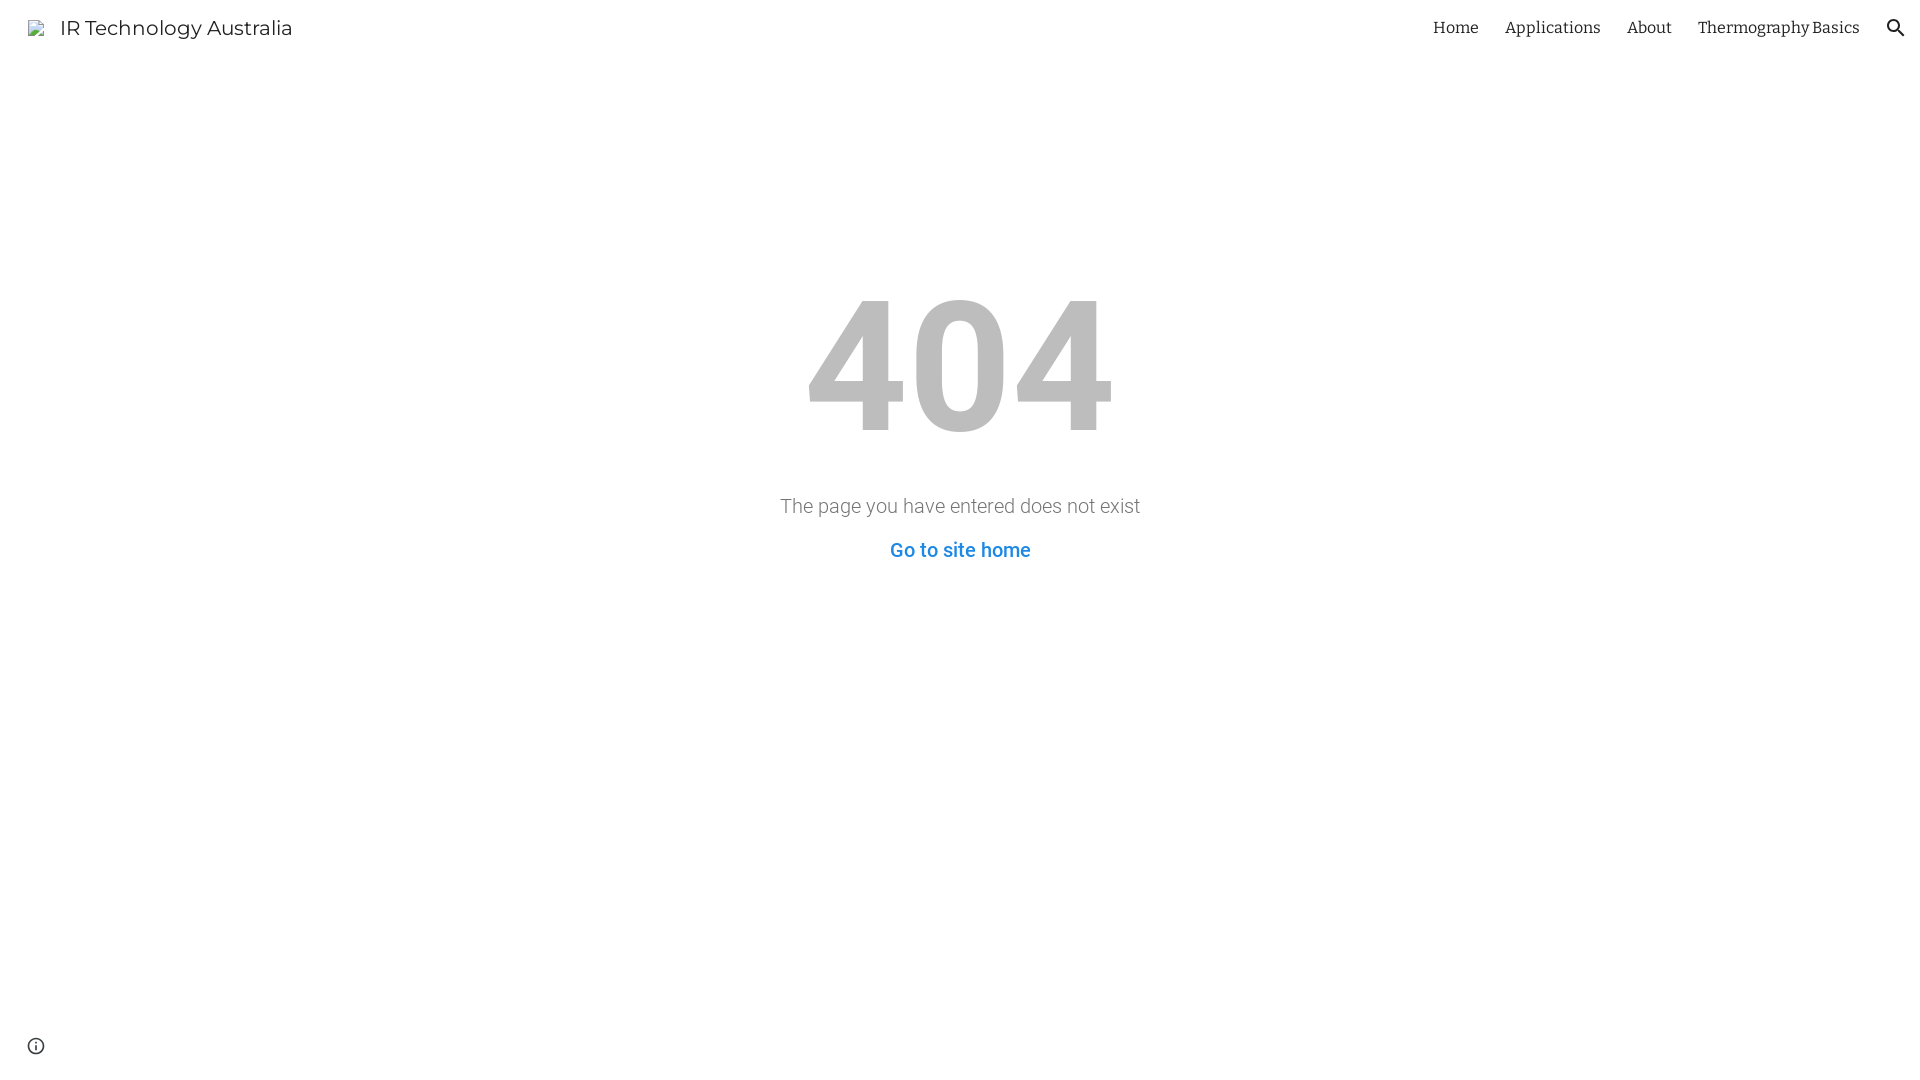  What do you see at coordinates (160, 26) in the screenshot?
I see `'IR Technology Australia'` at bounding box center [160, 26].